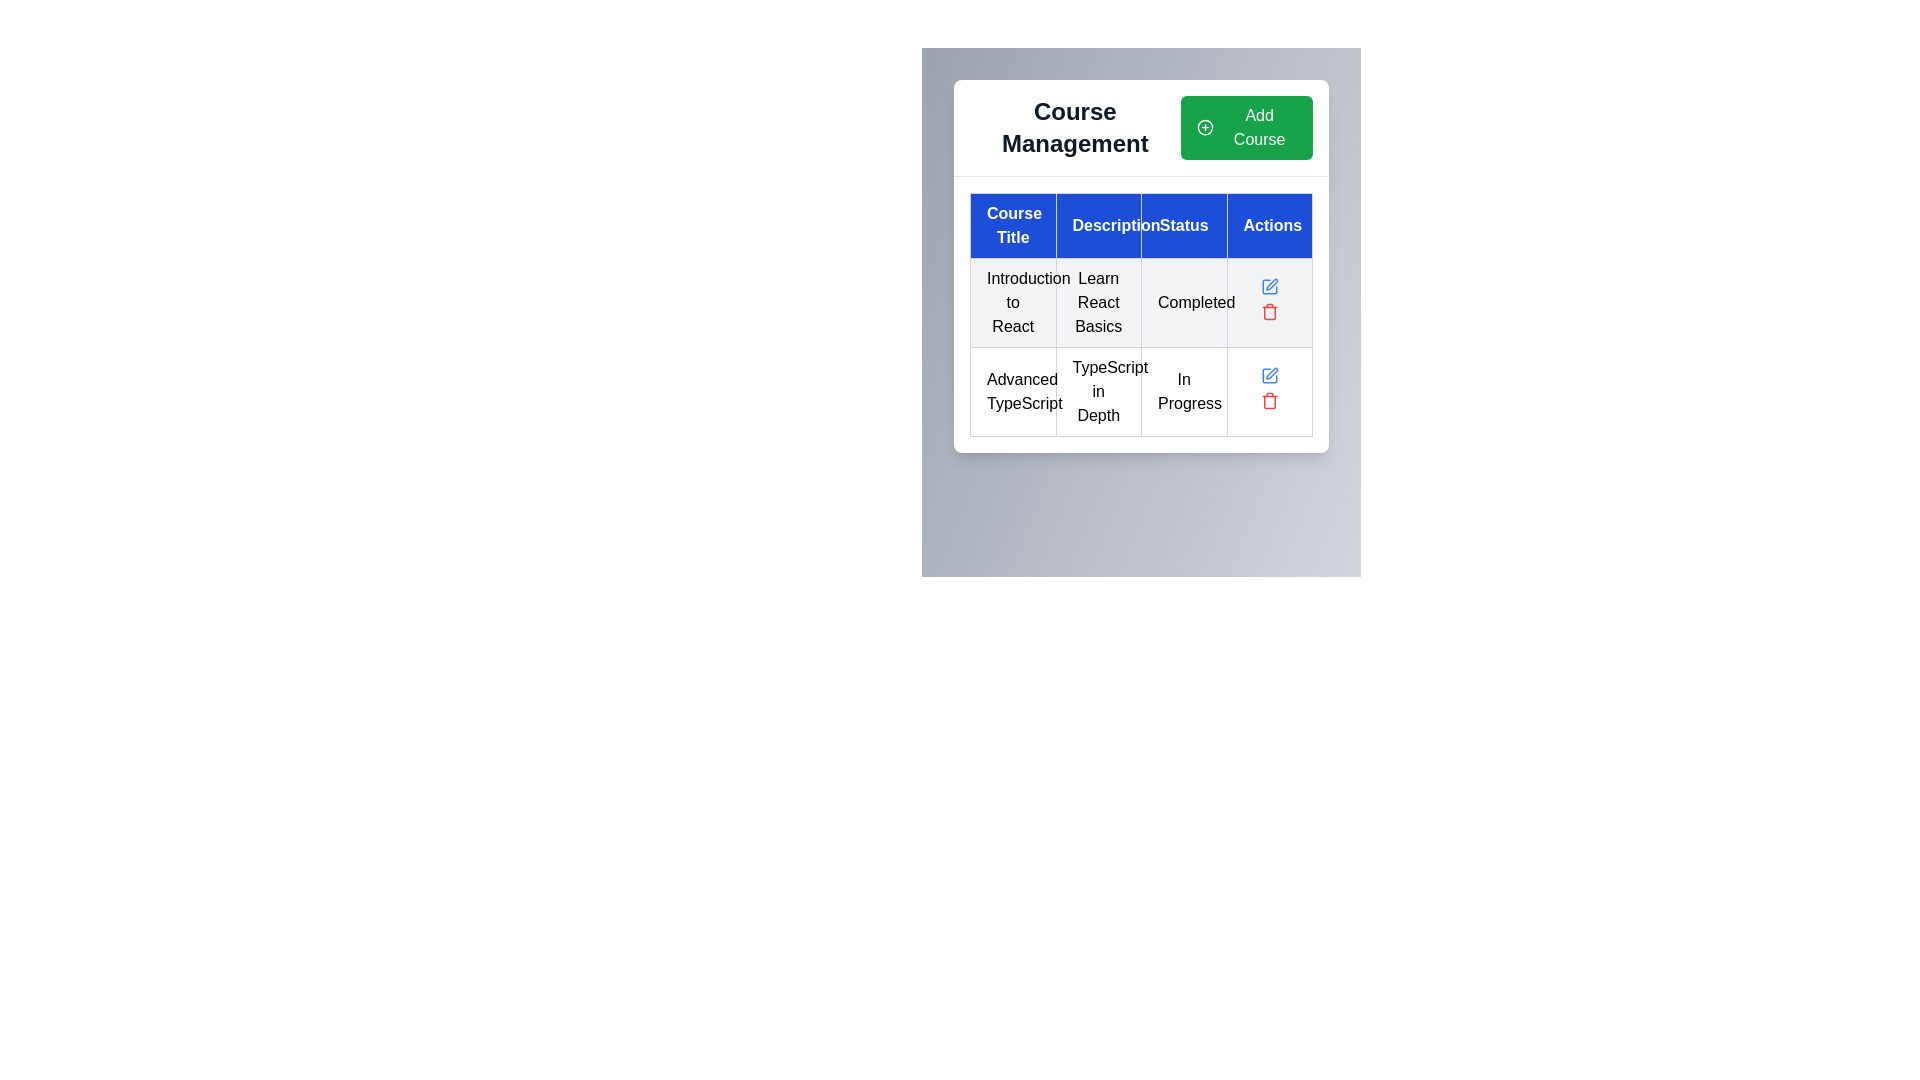  What do you see at coordinates (1184, 225) in the screenshot?
I see `the 'Status' header cell in the table layout, which displays 'Status' in white text on a blue background, located in the third column of the header row` at bounding box center [1184, 225].